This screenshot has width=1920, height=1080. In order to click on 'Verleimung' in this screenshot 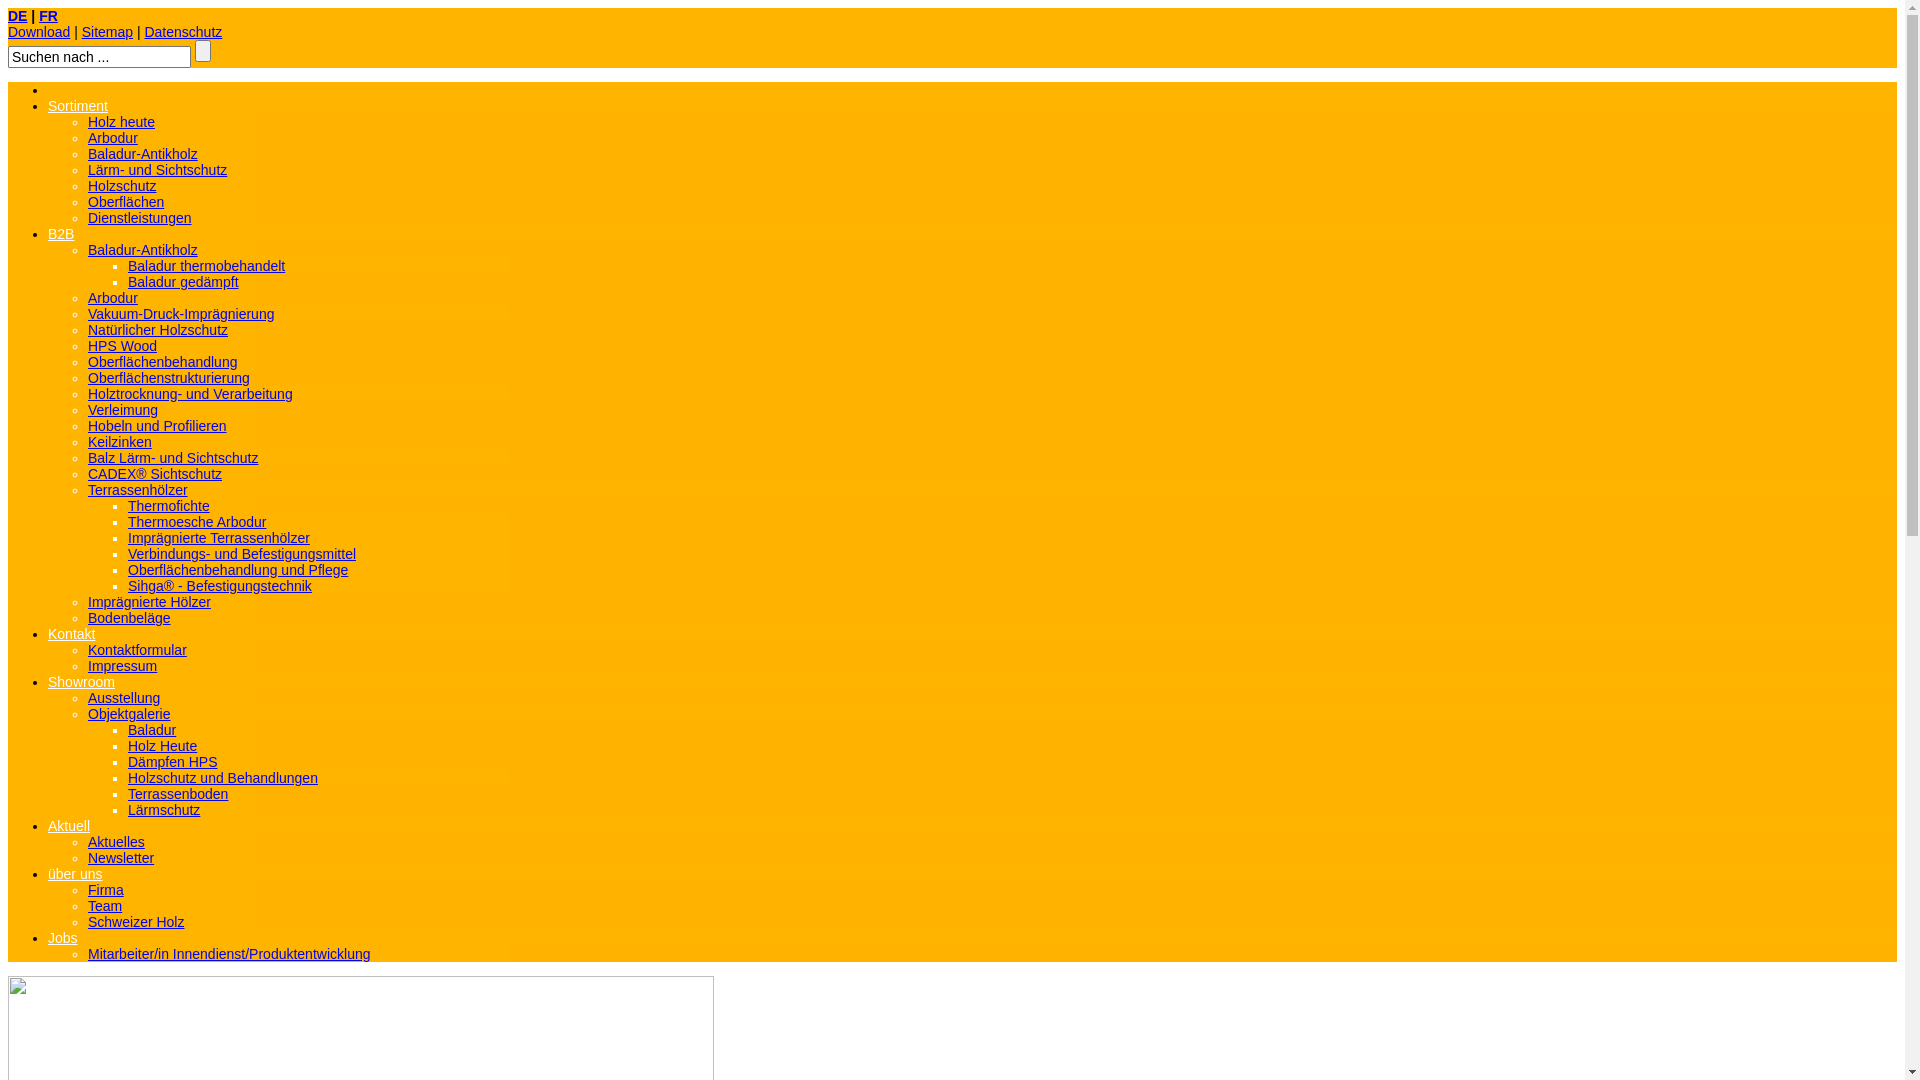, I will do `click(122, 408)`.